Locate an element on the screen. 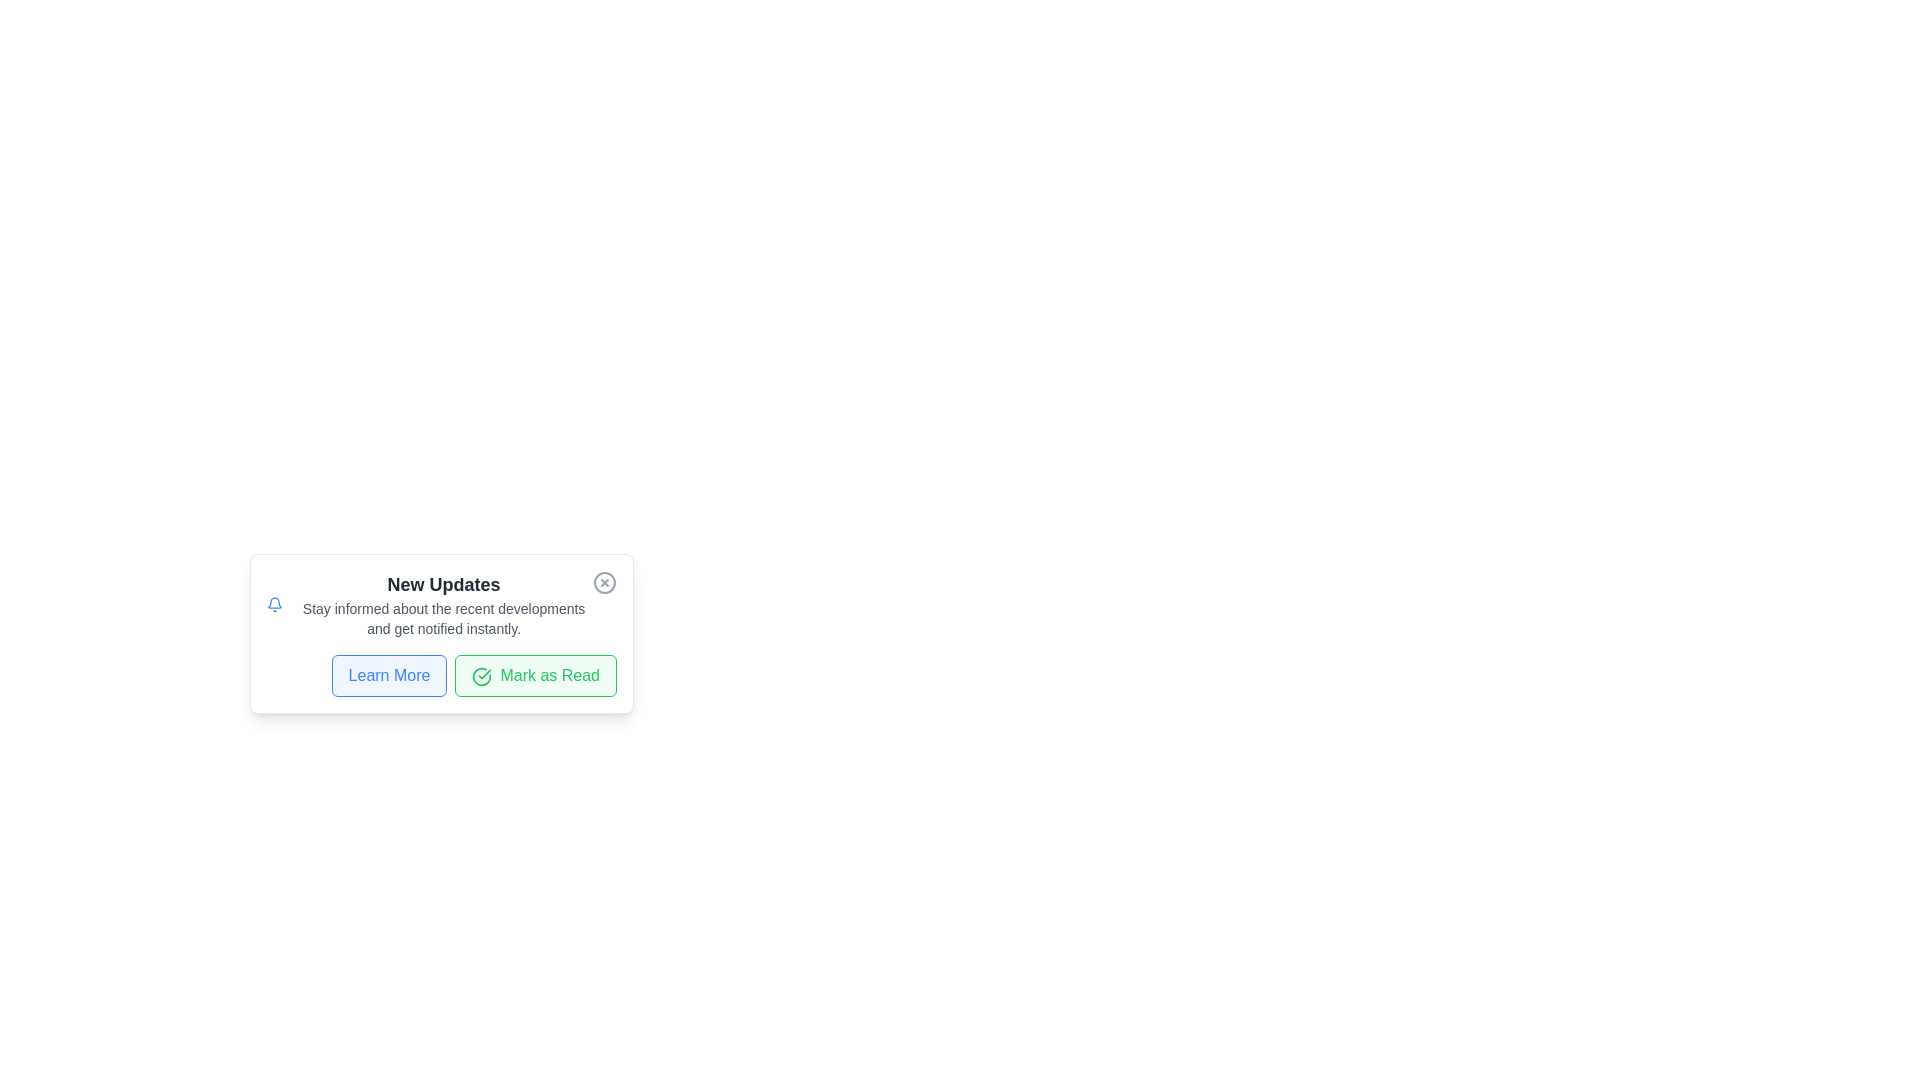  the informational text block displaying 'New Updates' and its description 'Stay informed about the recent developments and get notified instantly', located in the top section of a notification card is located at coordinates (443, 604).